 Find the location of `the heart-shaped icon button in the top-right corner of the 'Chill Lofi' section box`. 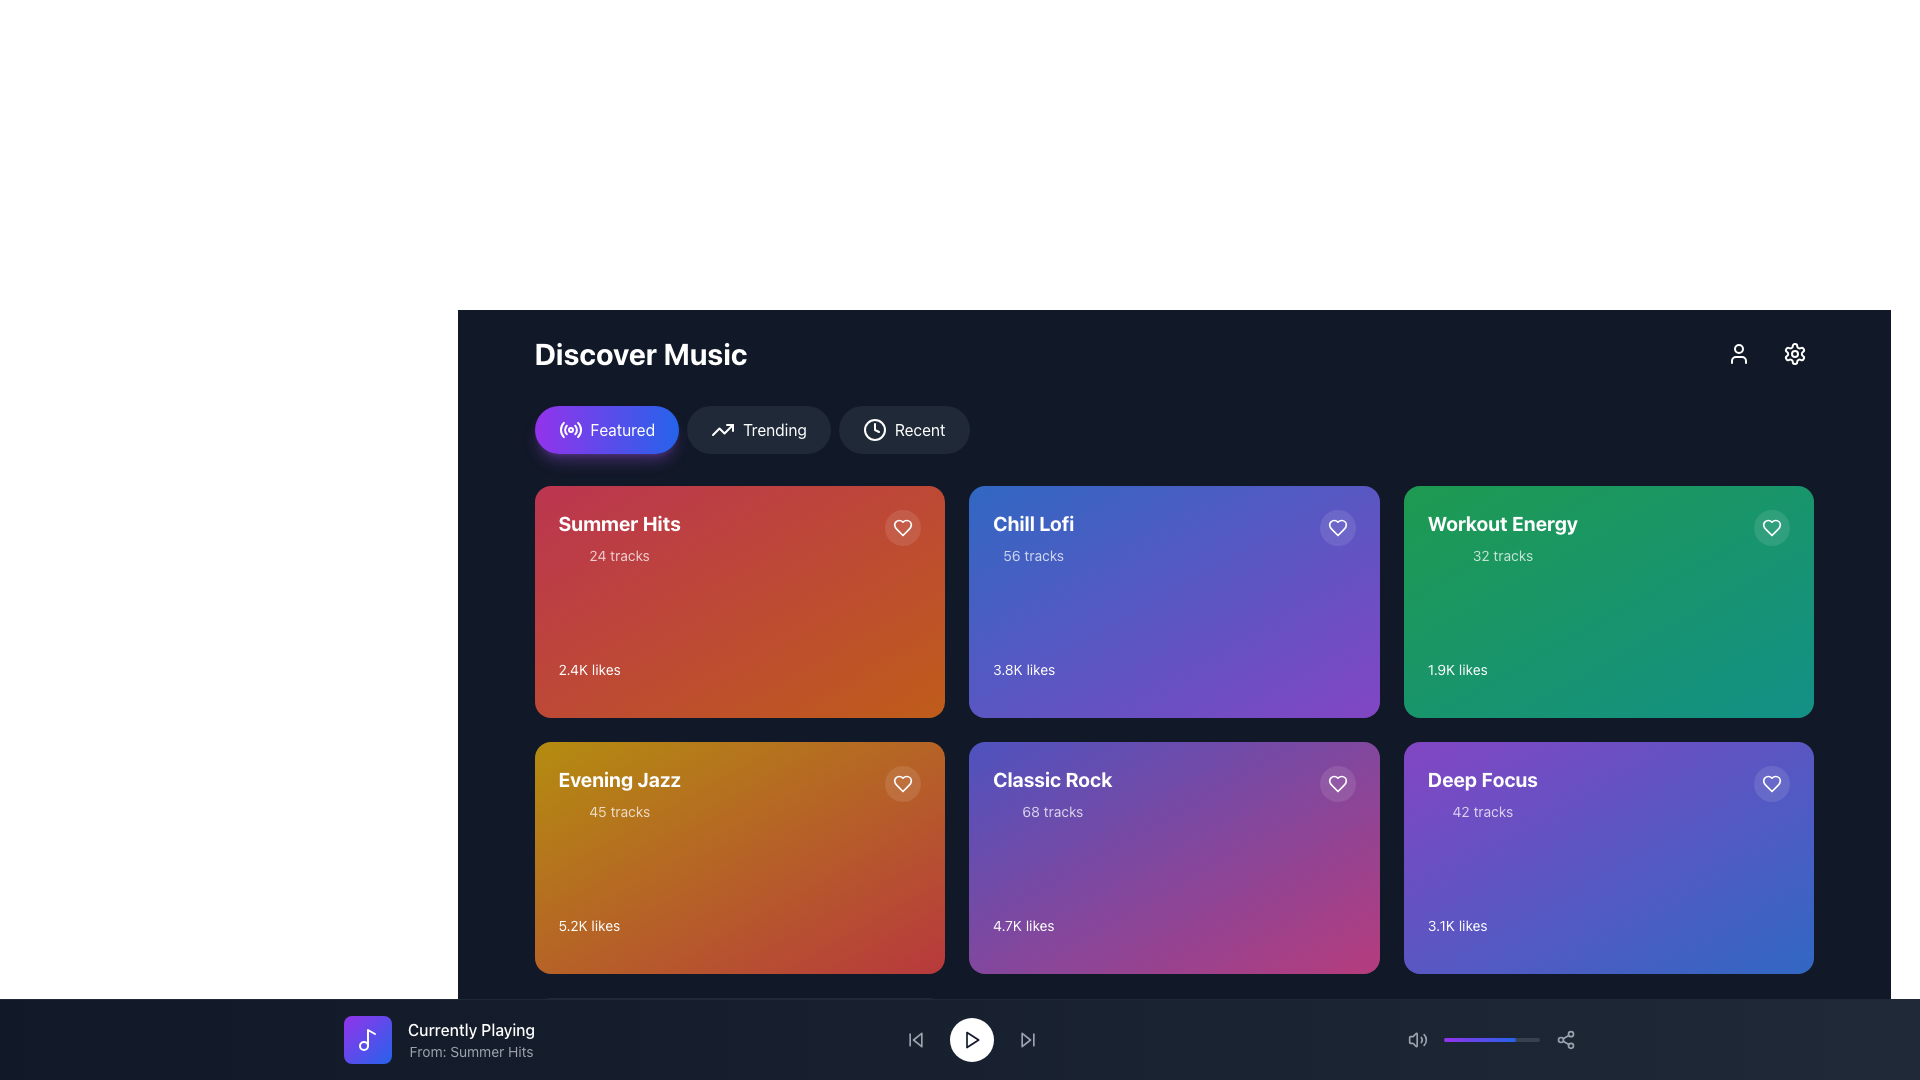

the heart-shaped icon button in the top-right corner of the 'Chill Lofi' section box is located at coordinates (1337, 782).